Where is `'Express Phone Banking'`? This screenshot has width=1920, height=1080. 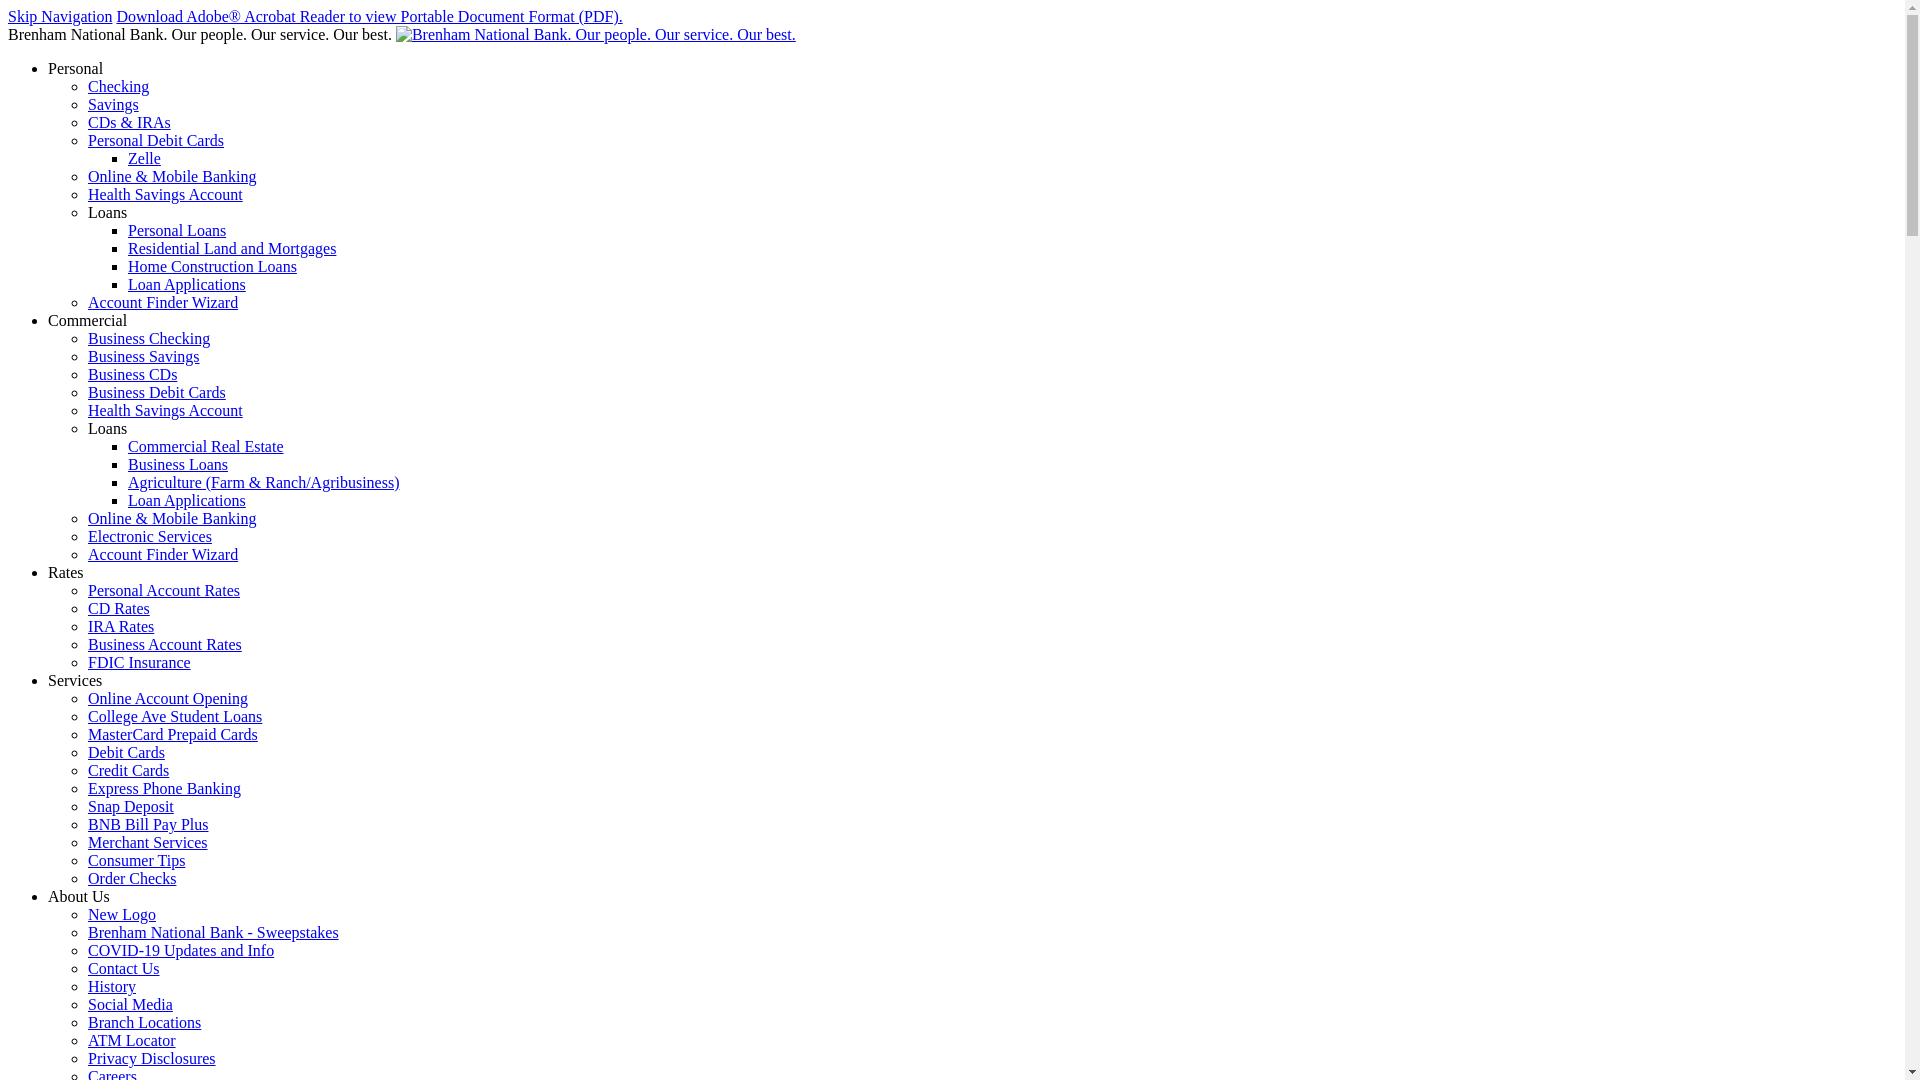 'Express Phone Banking' is located at coordinates (164, 787).